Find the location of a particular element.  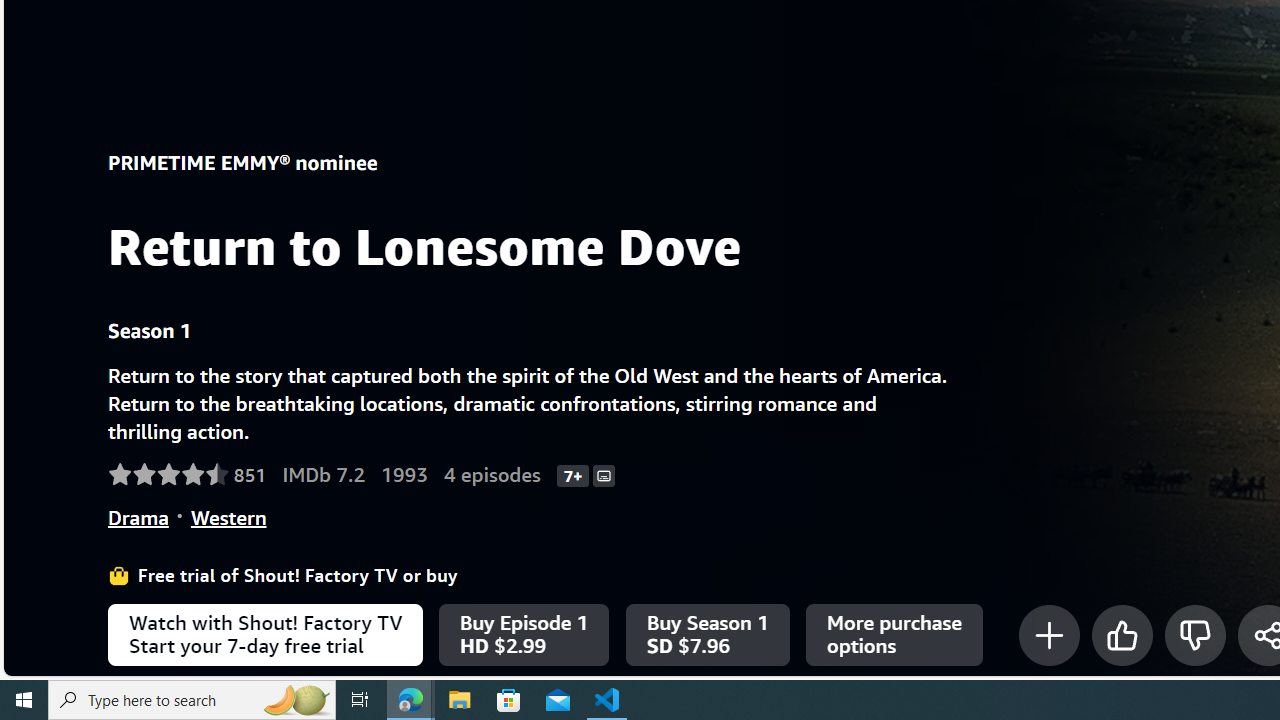

'Drama' is located at coordinates (137, 516).